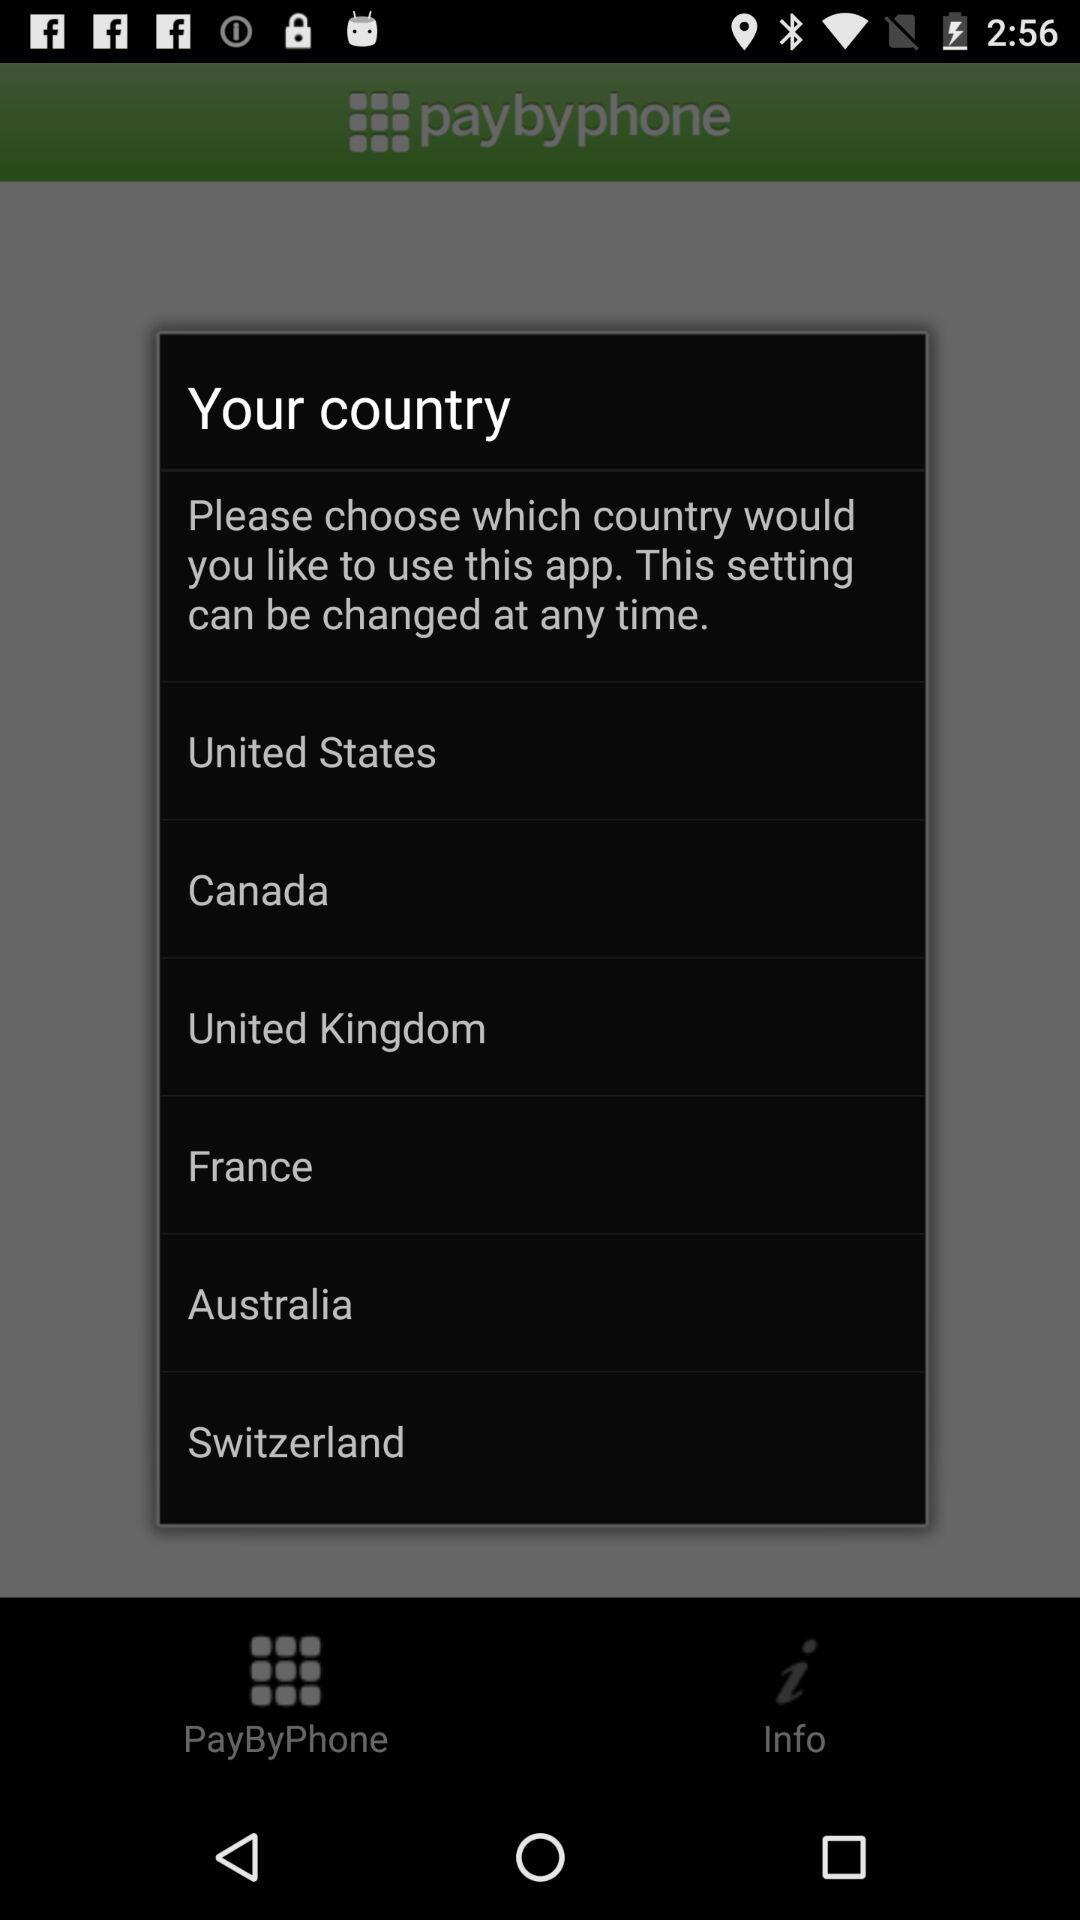 Image resolution: width=1080 pixels, height=1920 pixels. I want to click on switzerland, so click(542, 1440).